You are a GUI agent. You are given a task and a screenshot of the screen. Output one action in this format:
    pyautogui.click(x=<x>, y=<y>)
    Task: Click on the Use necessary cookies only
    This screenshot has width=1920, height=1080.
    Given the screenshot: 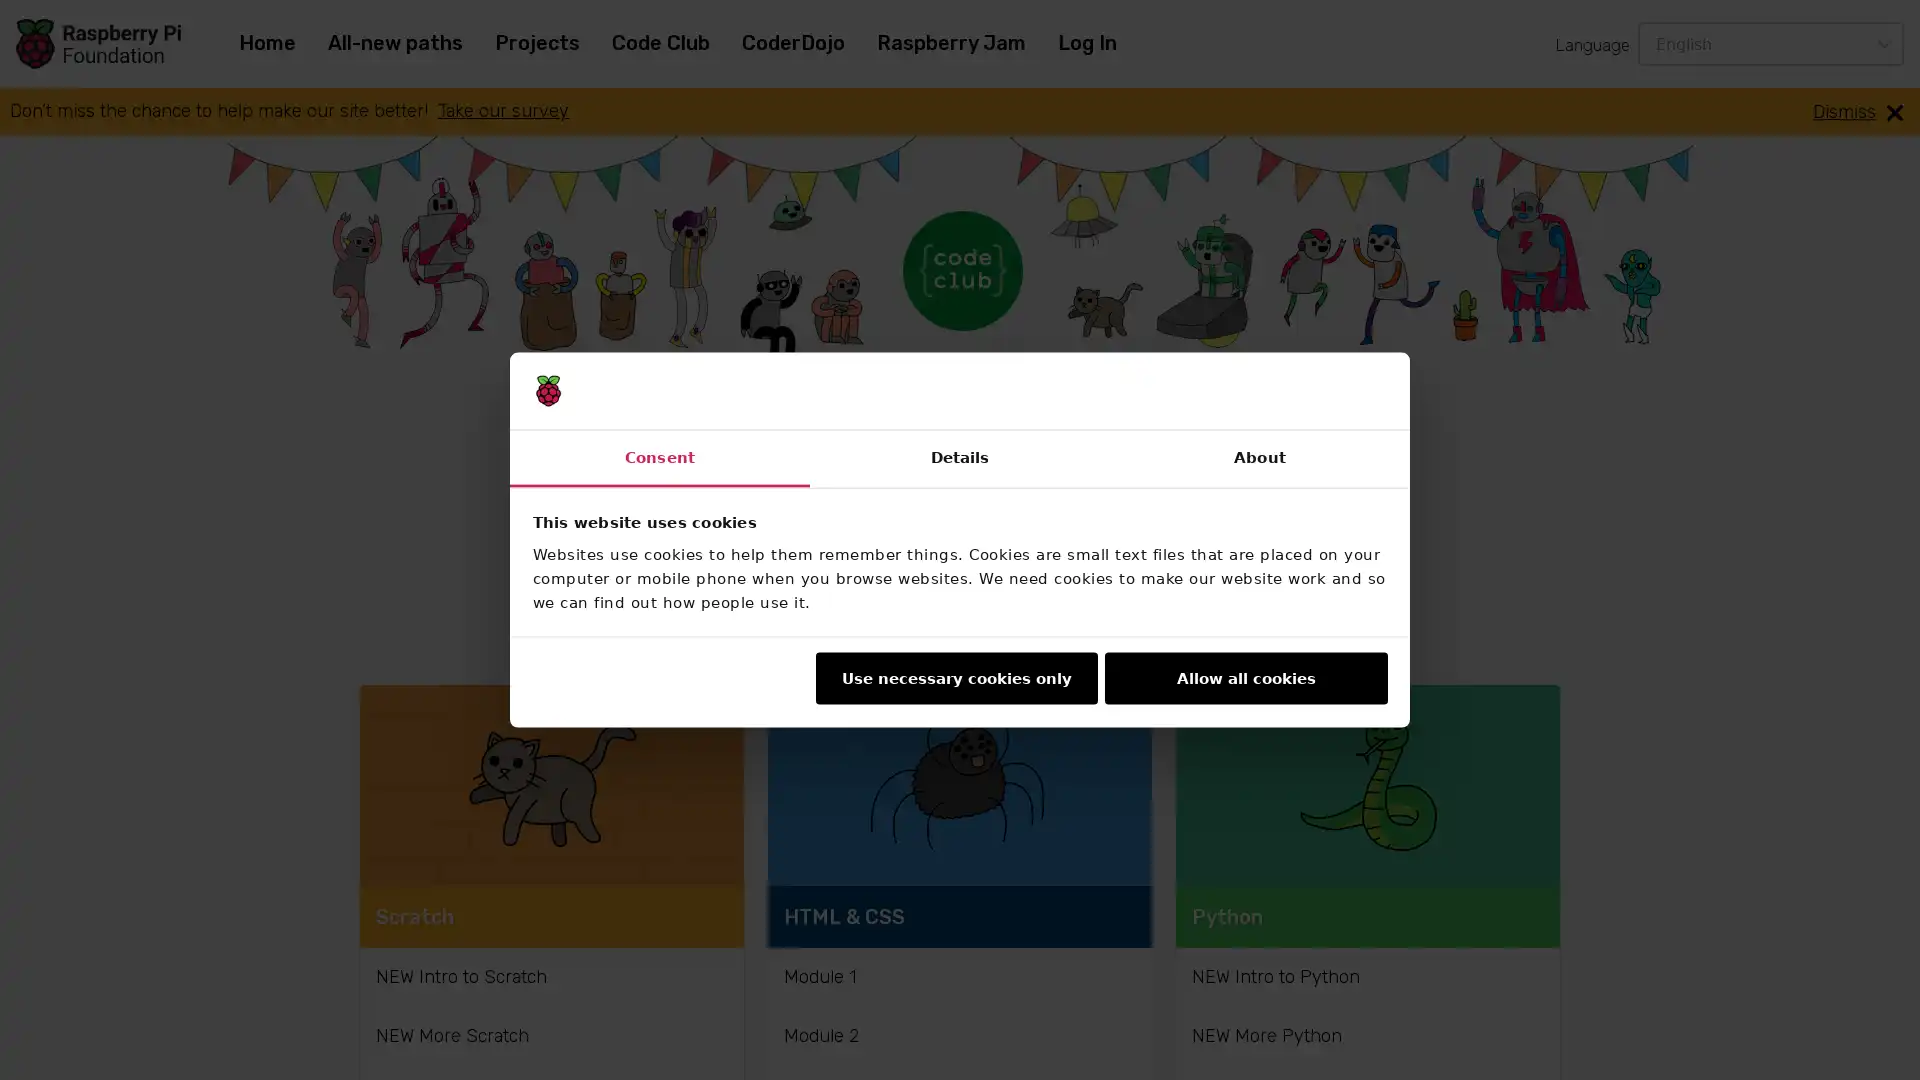 What is the action you would take?
    pyautogui.click(x=954, y=677)
    